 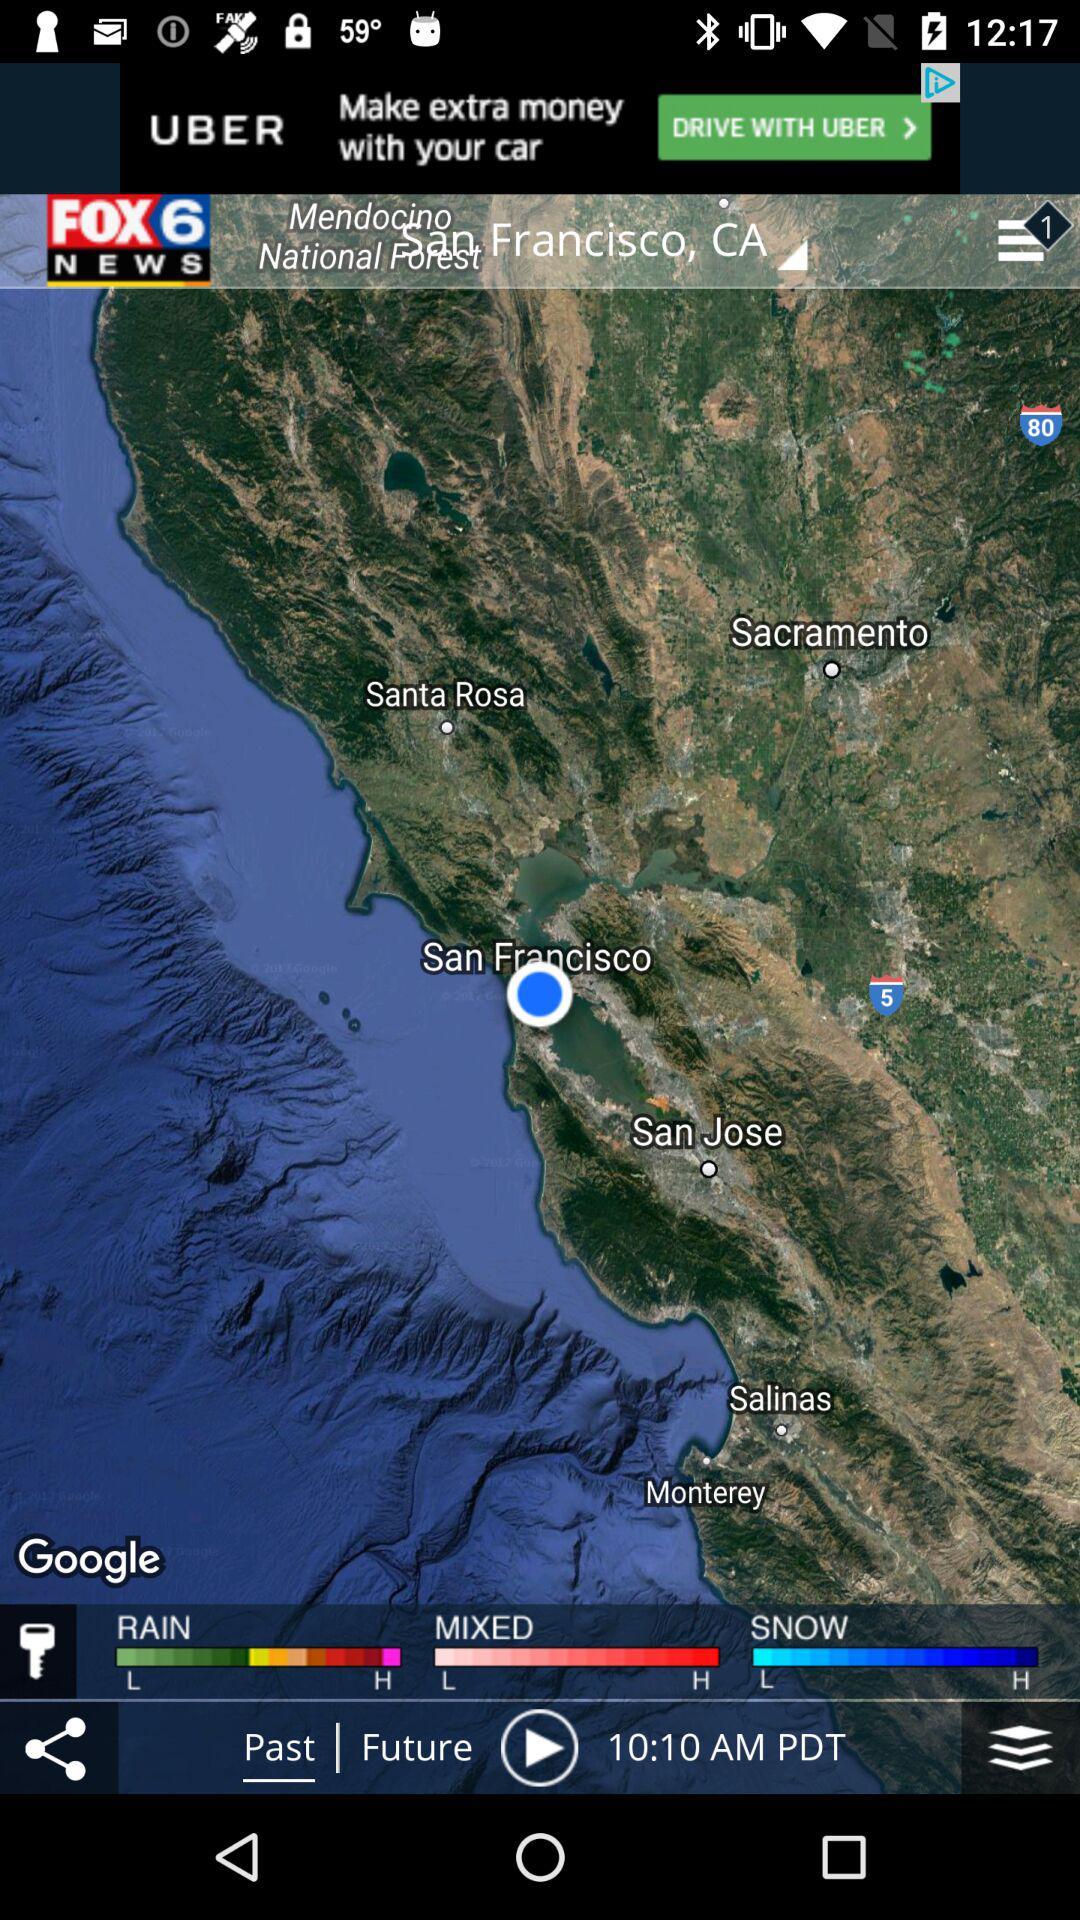 What do you see at coordinates (58, 1746) in the screenshot?
I see `the share icon` at bounding box center [58, 1746].